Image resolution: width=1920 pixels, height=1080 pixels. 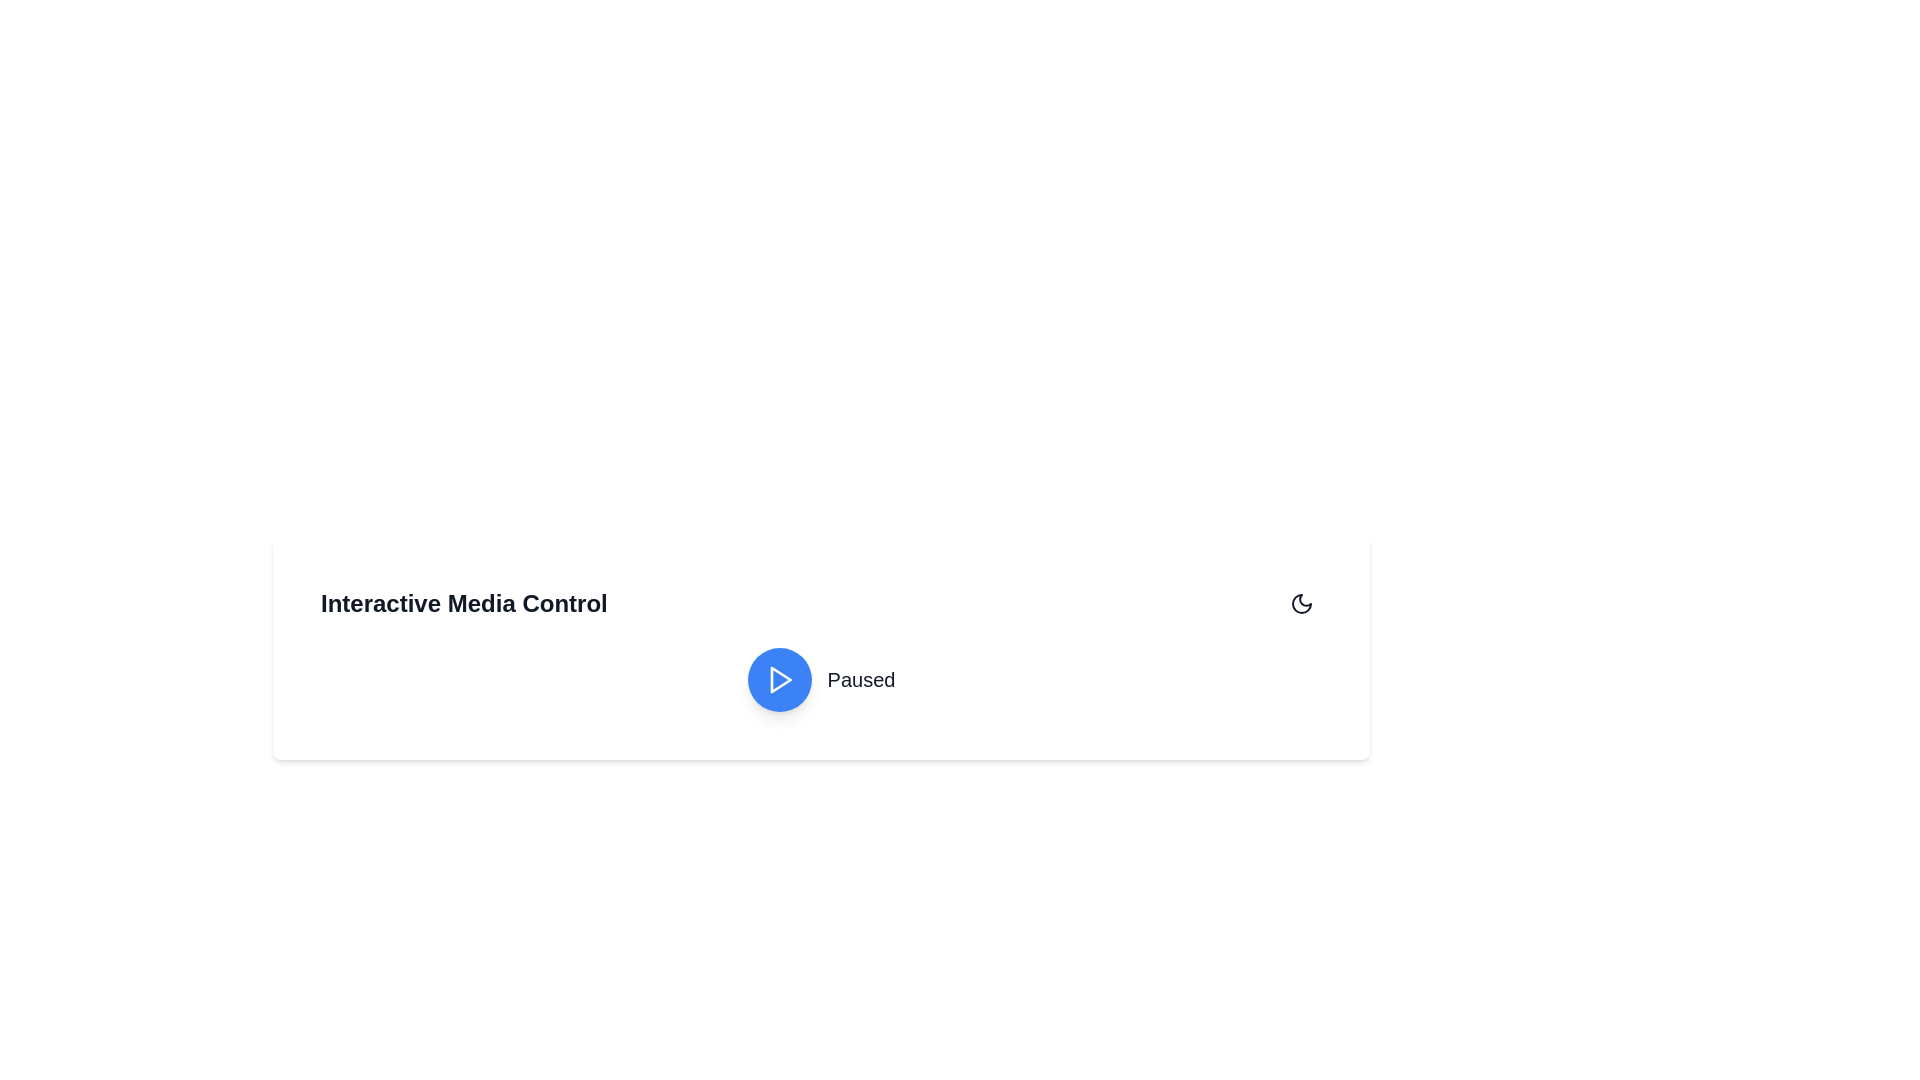 What do you see at coordinates (779, 678) in the screenshot?
I see `the triangular play icon inside the circular button labeled 'Paused'` at bounding box center [779, 678].